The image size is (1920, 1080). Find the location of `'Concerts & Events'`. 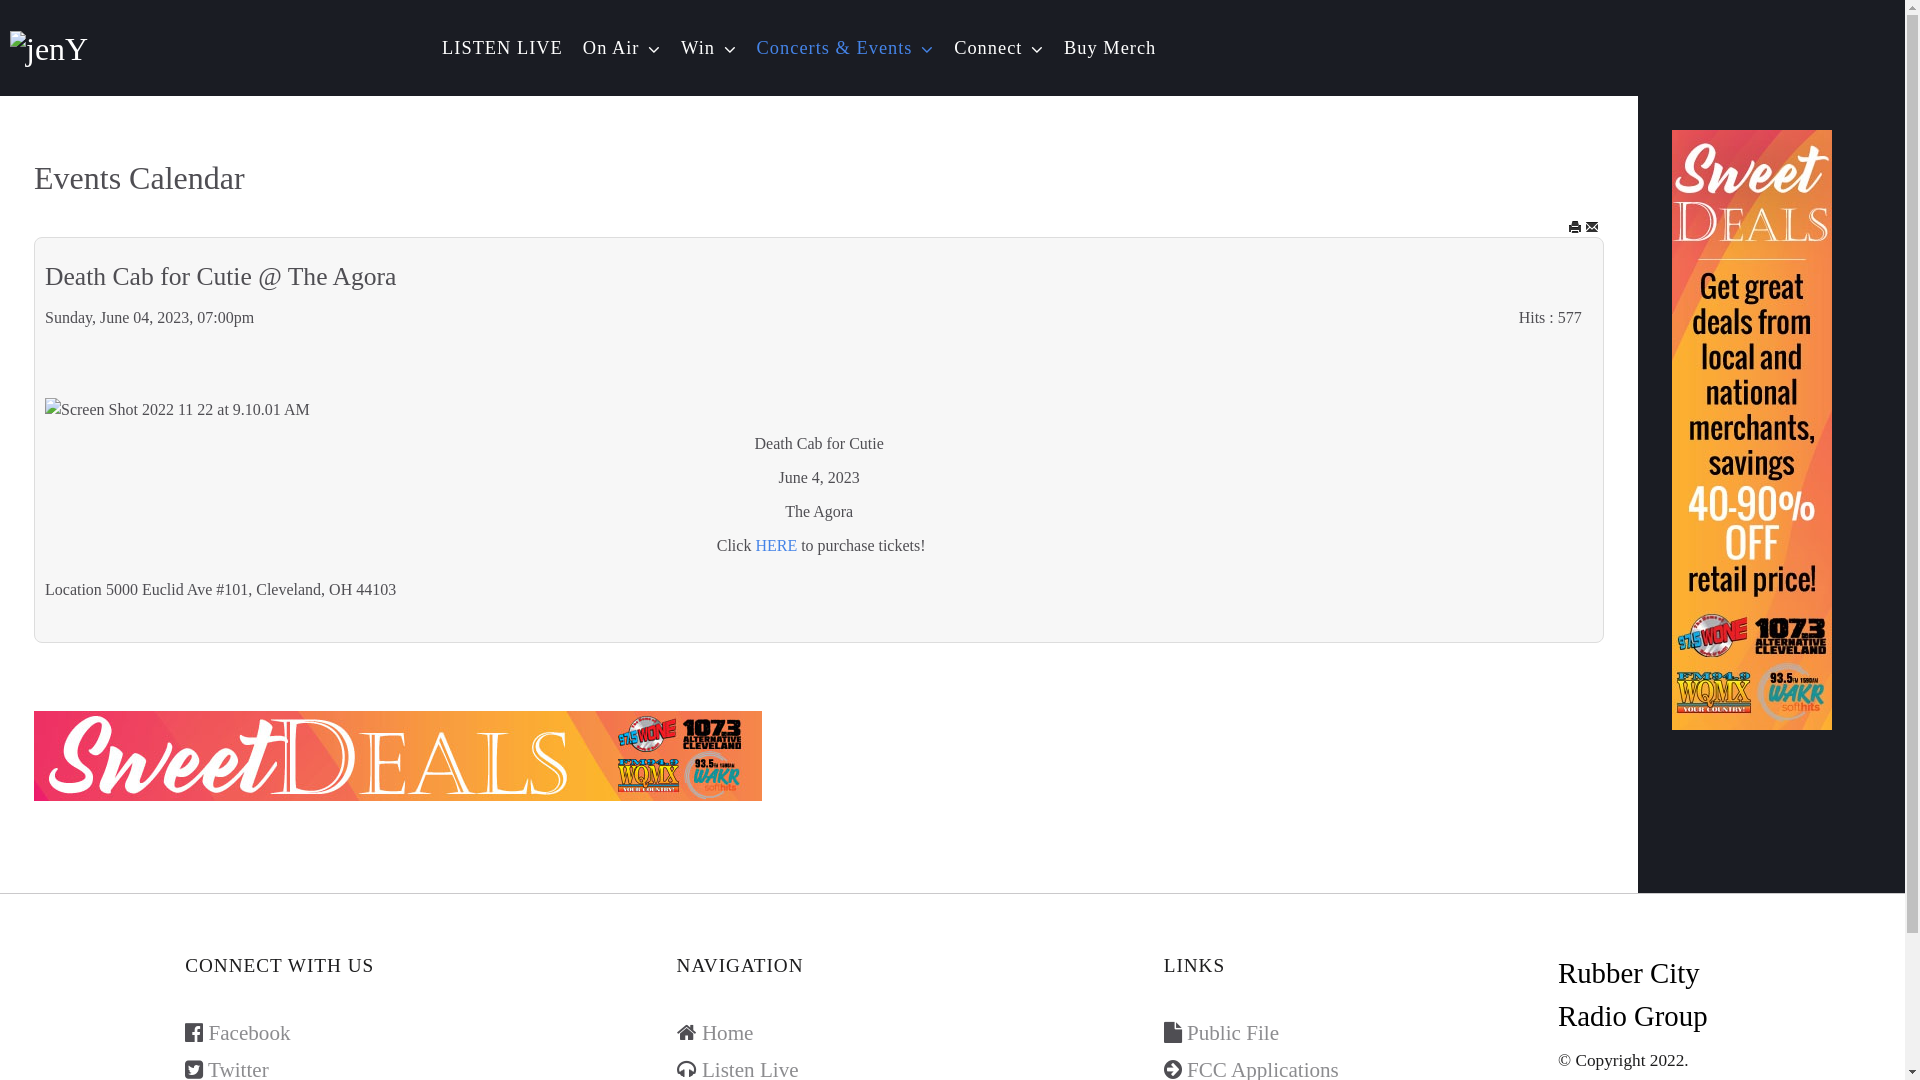

'Concerts & Events' is located at coordinates (845, 46).